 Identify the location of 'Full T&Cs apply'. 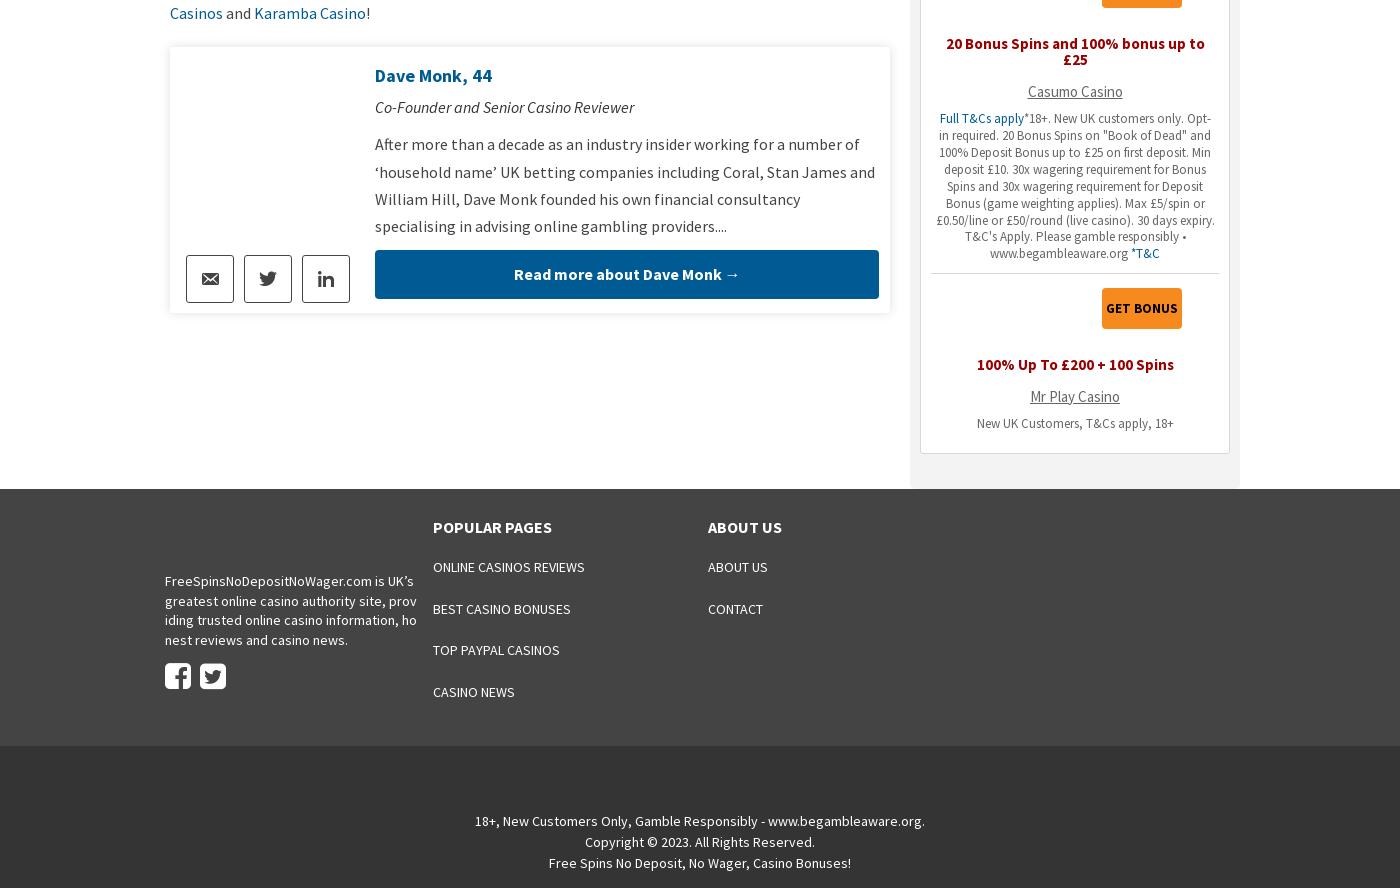
(979, 118).